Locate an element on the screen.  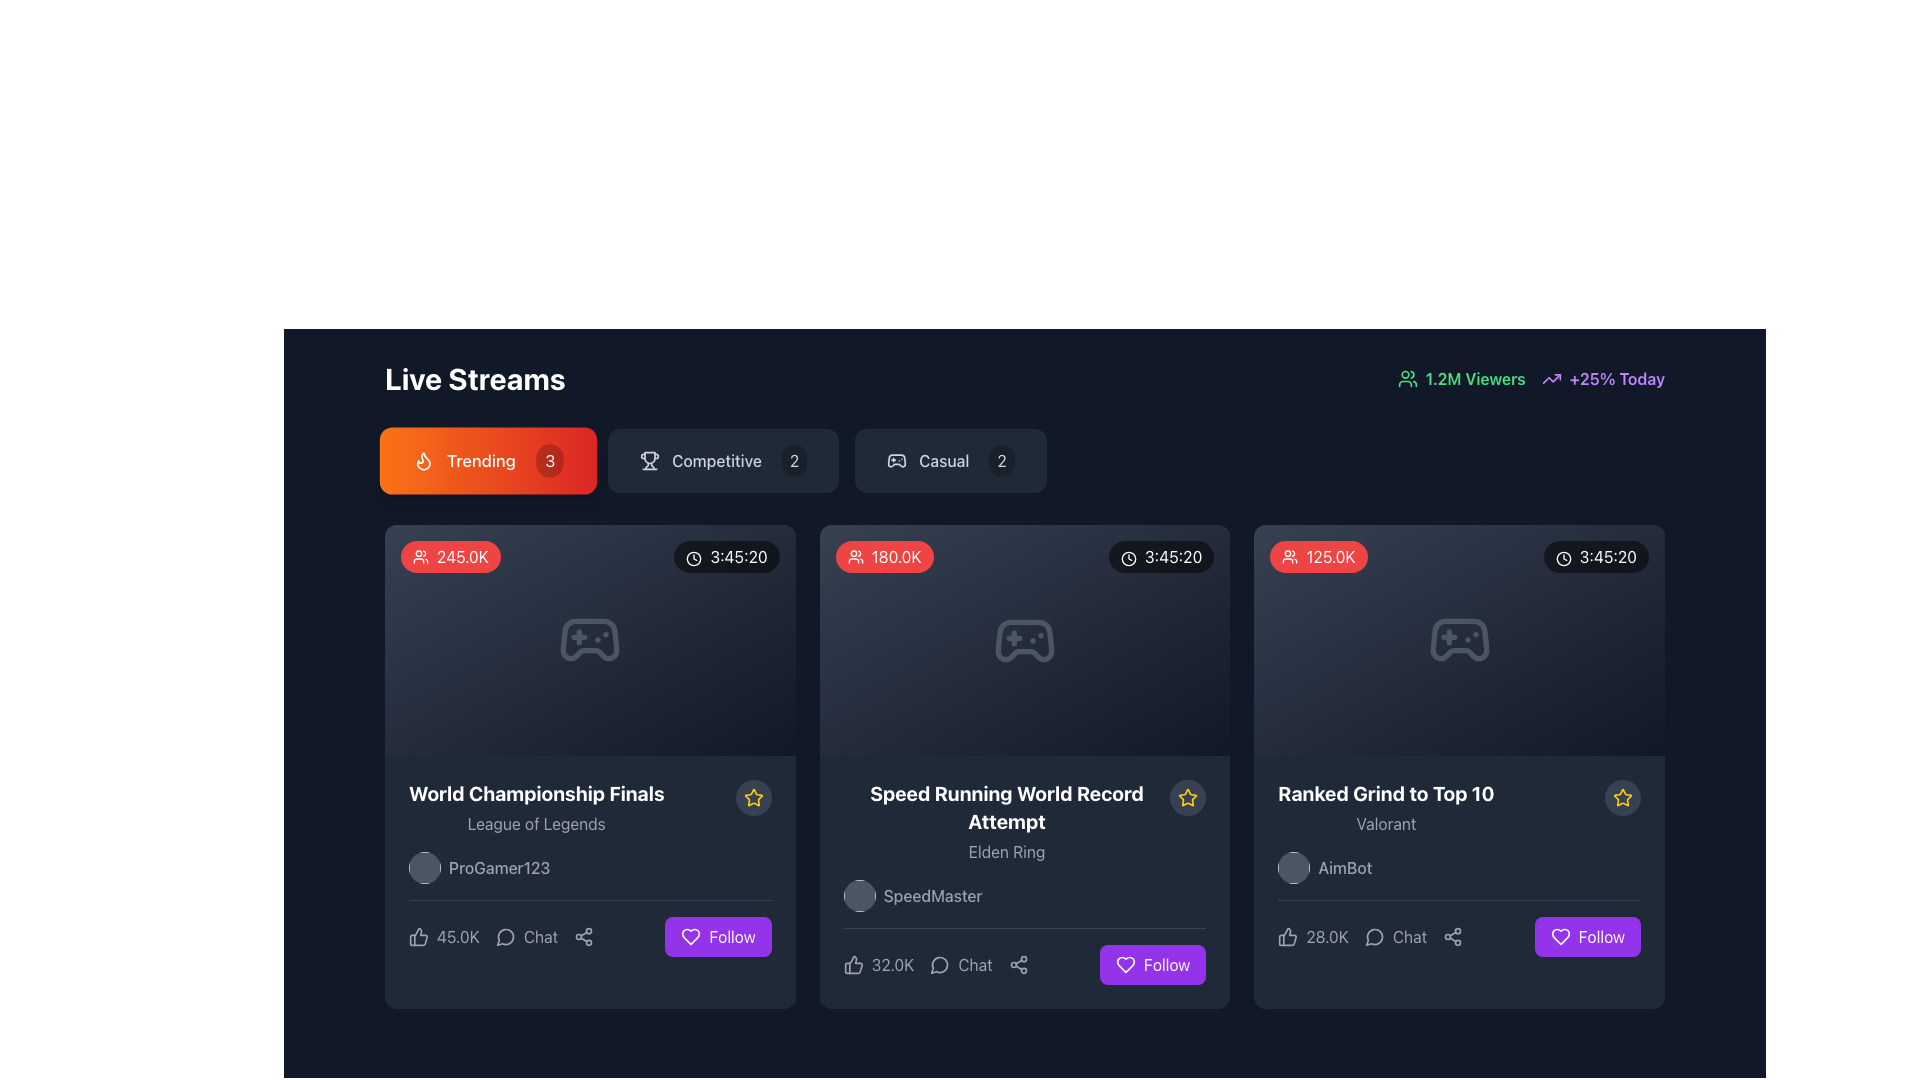
the heart-shaped icon located to the left of the 'Follow' button at the bottom-right section of the 'World Championship Finals' content card to indicate a 'like' or 'favorite' action is located at coordinates (691, 937).